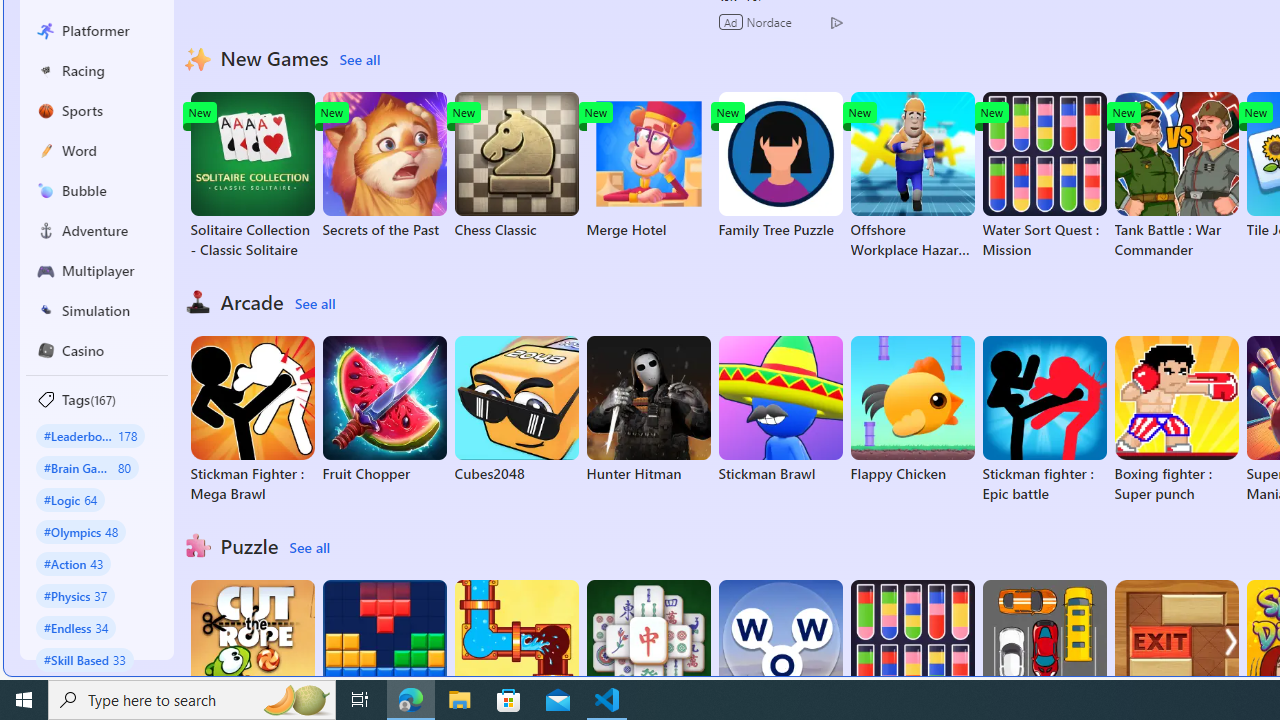 This screenshot has width=1280, height=720. Describe the element at coordinates (76, 626) in the screenshot. I see `'#Endless 34'` at that location.